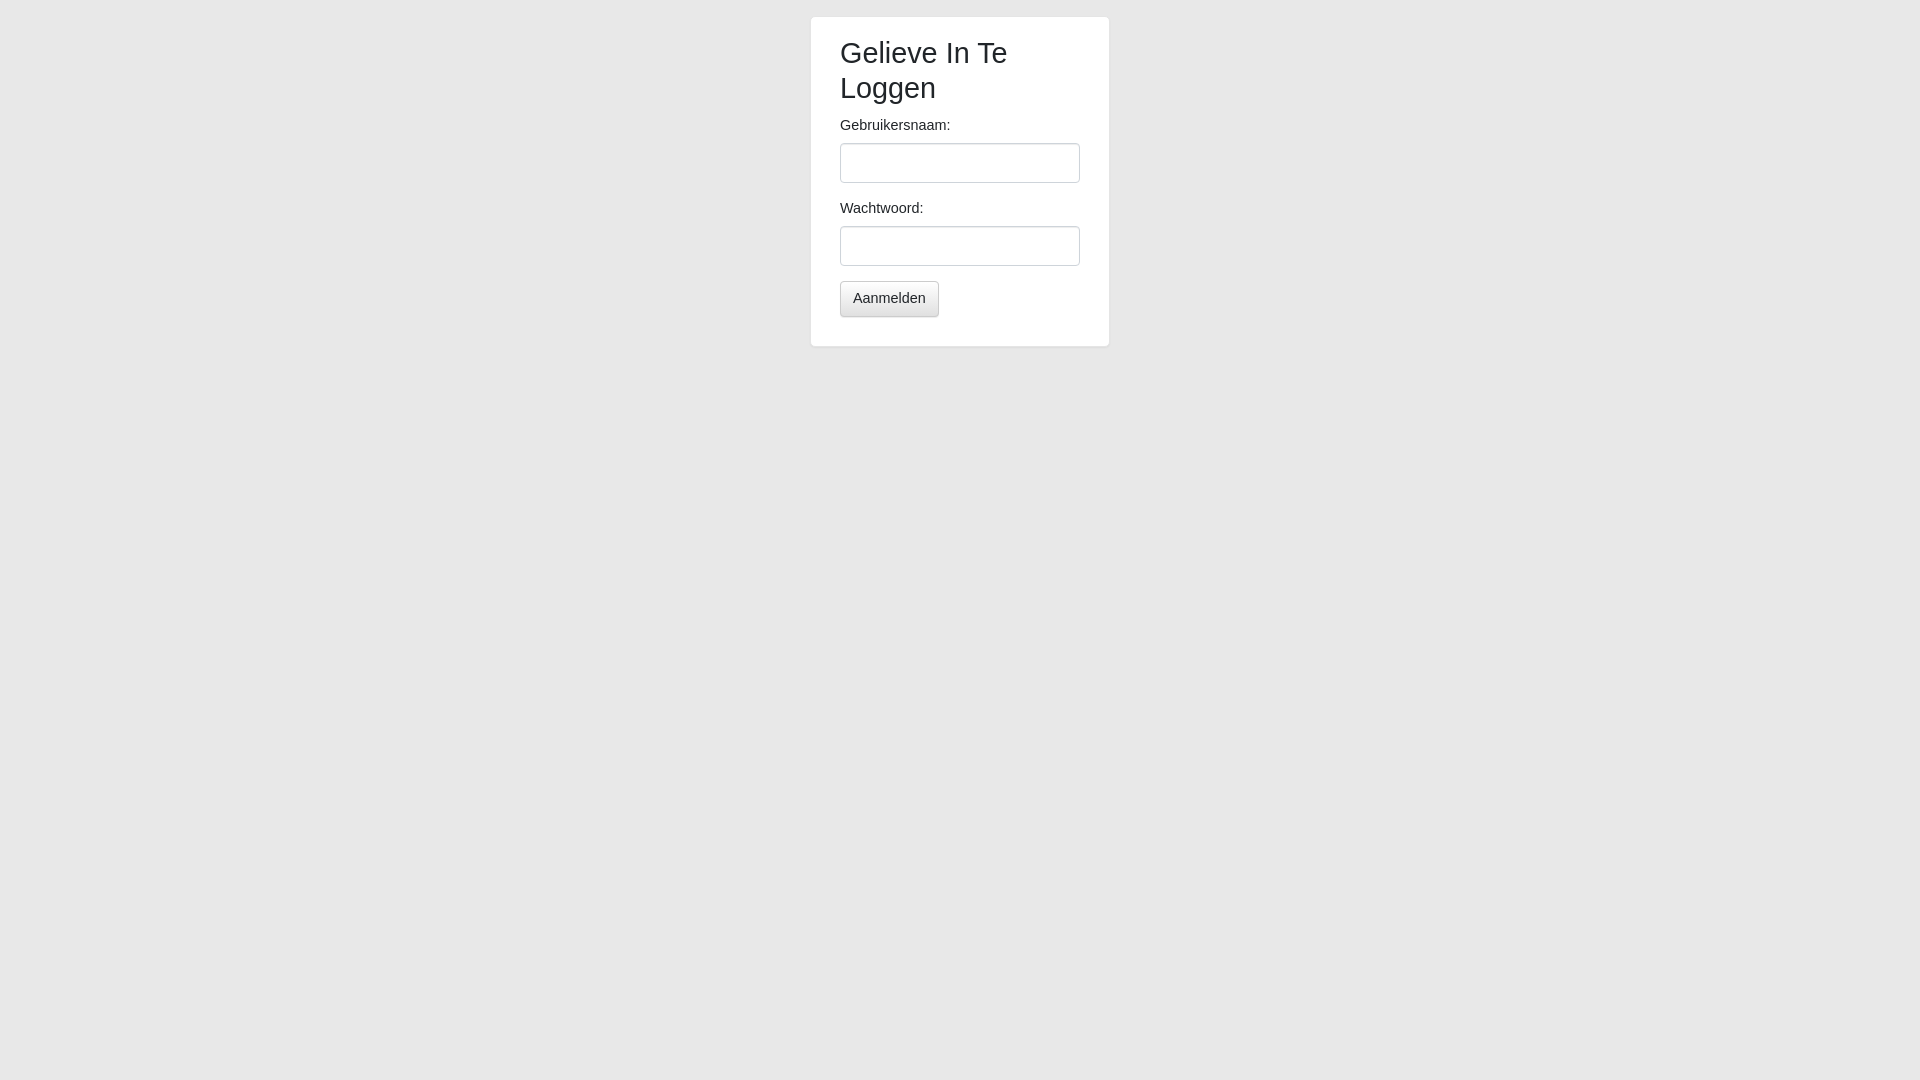 The image size is (1920, 1080). Describe the element at coordinates (888, 299) in the screenshot. I see `'Aanmelden'` at that location.